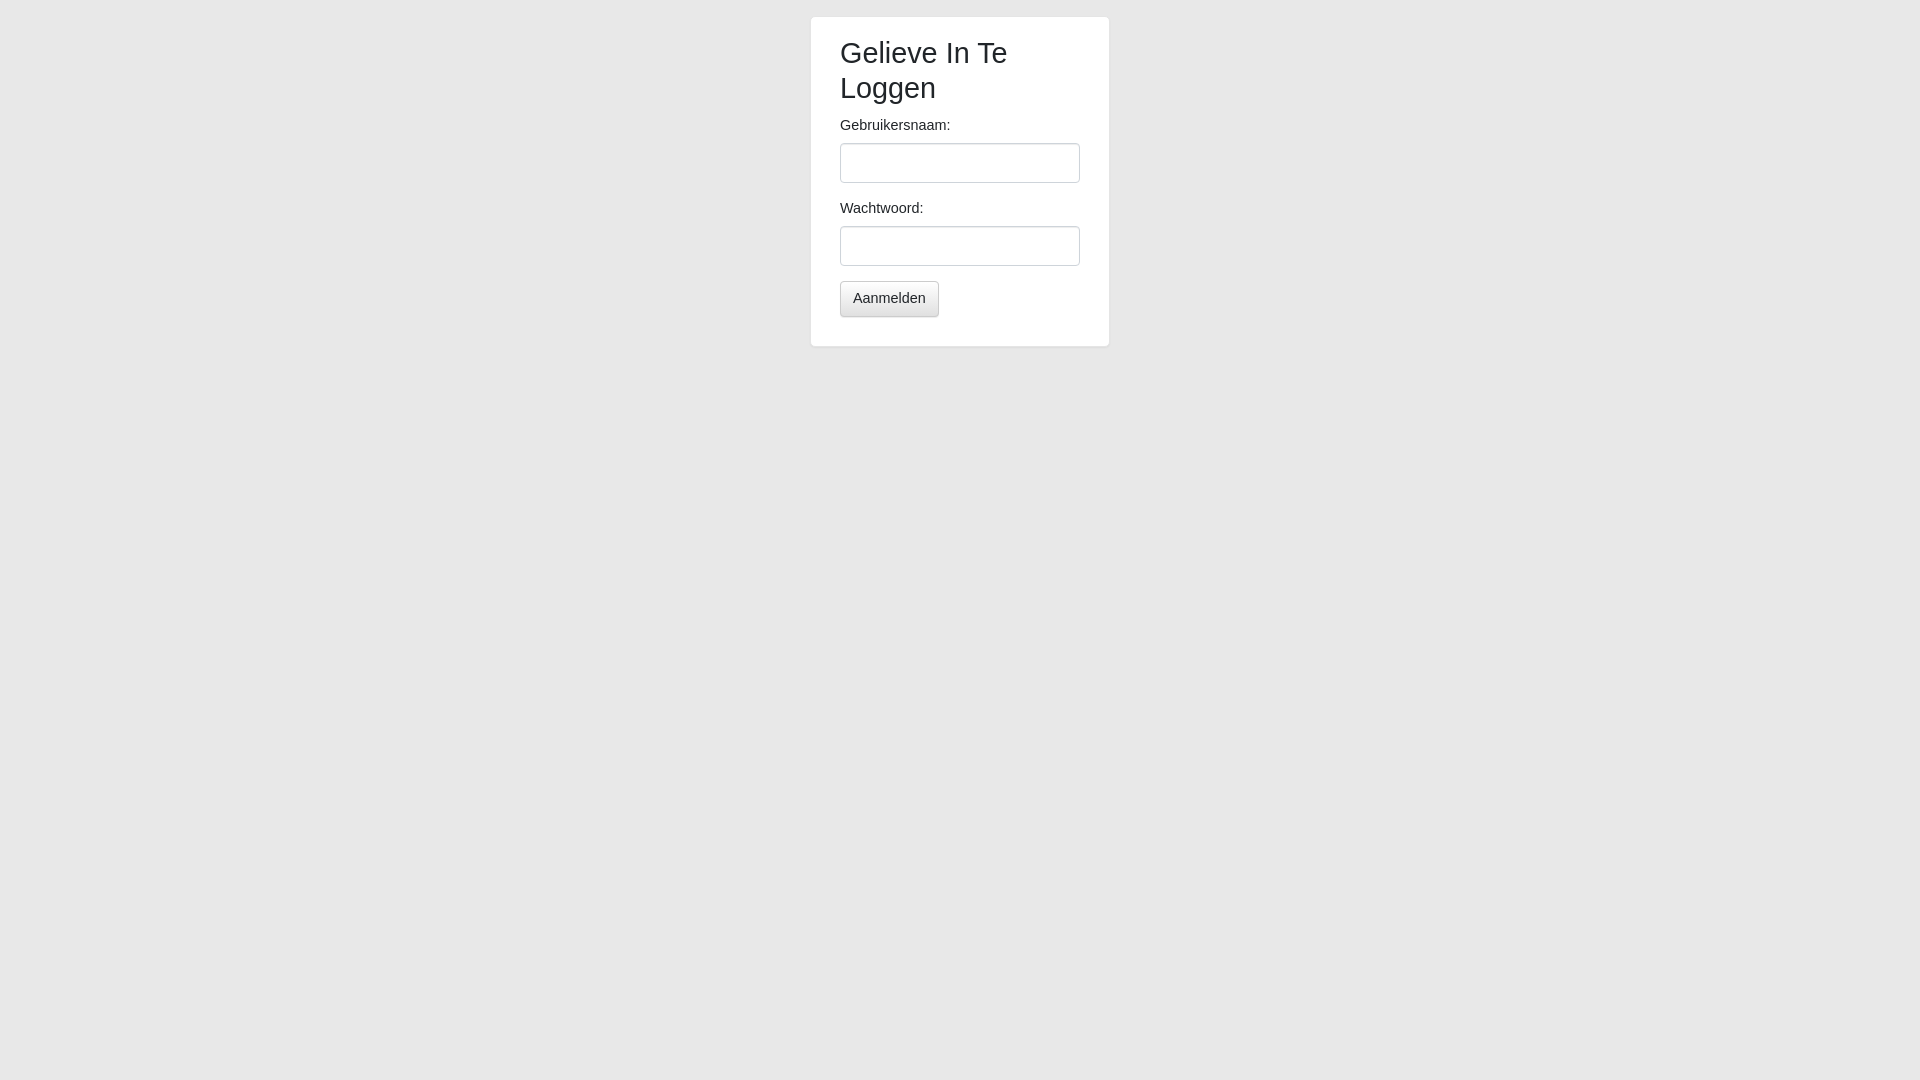 The image size is (1920, 1080). Describe the element at coordinates (888, 299) in the screenshot. I see `'Aanmelden'` at that location.